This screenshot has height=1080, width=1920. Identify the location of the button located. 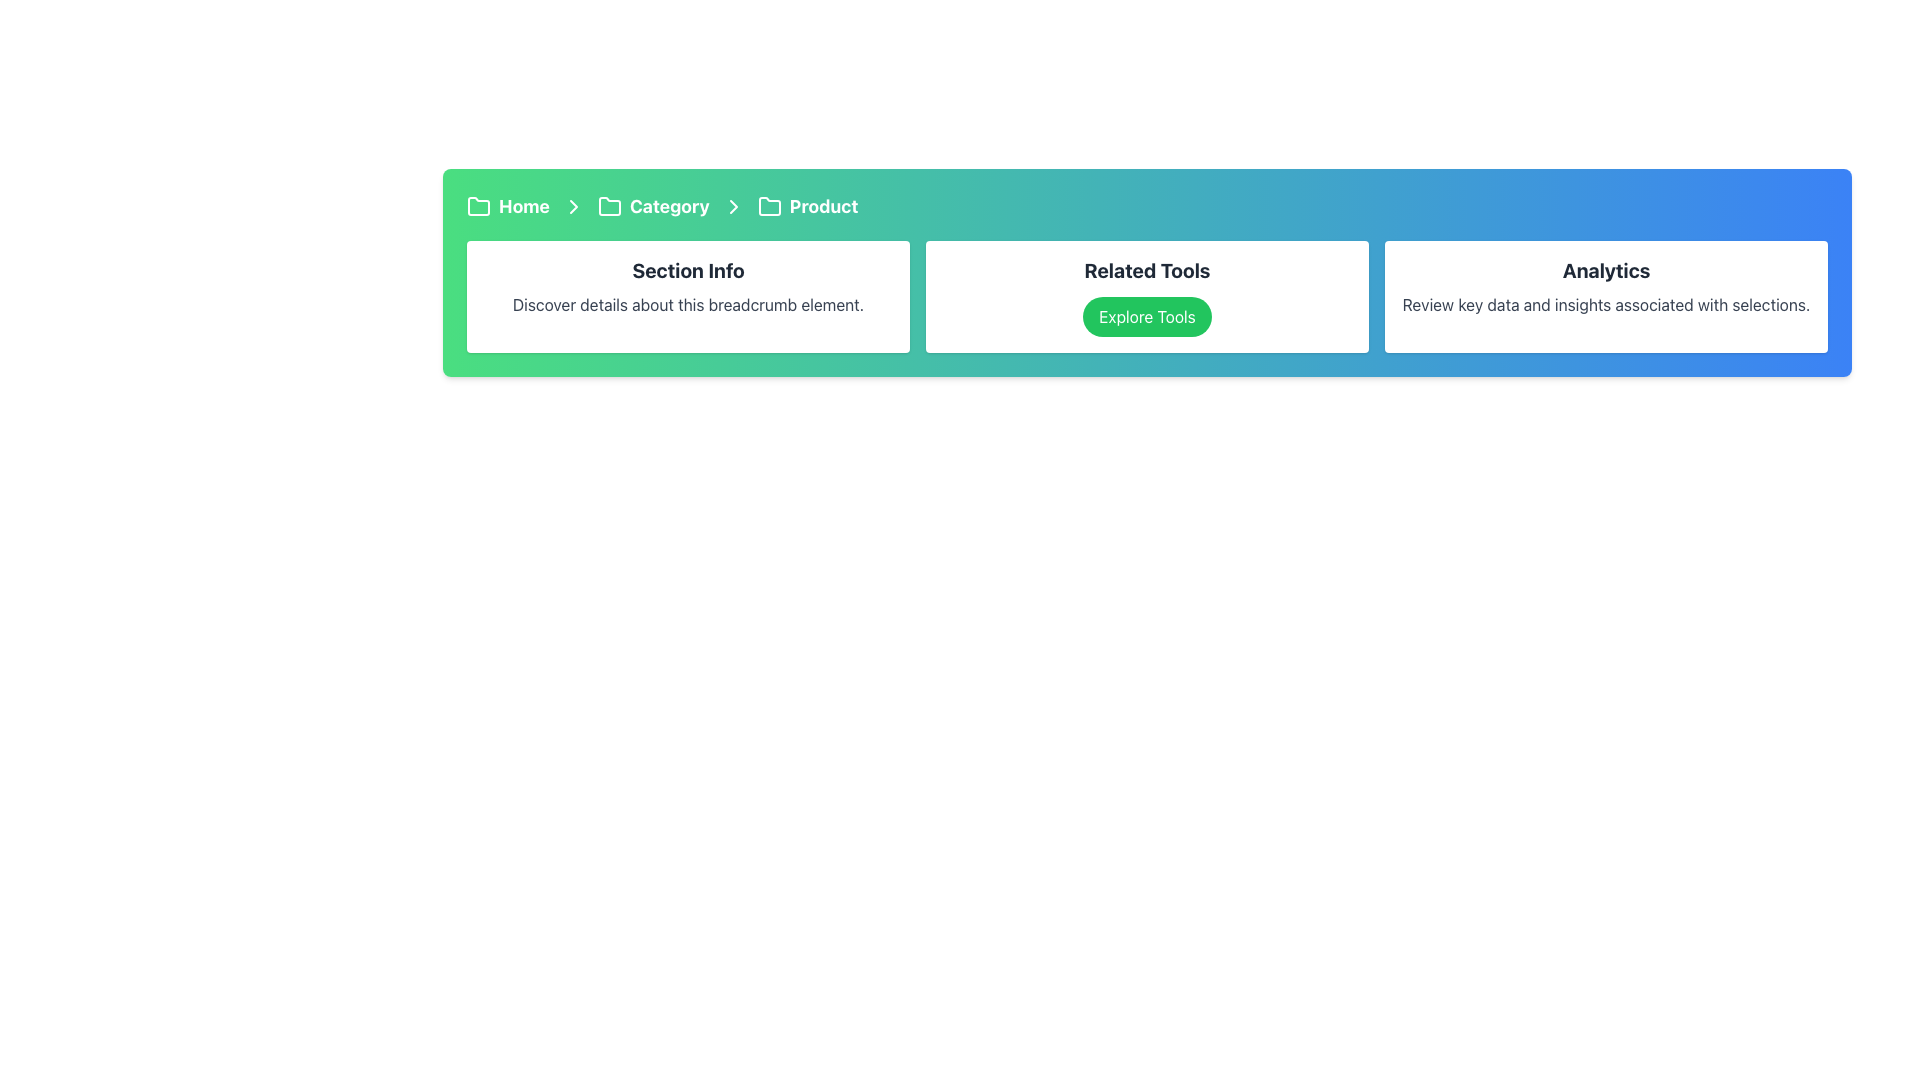
(1147, 315).